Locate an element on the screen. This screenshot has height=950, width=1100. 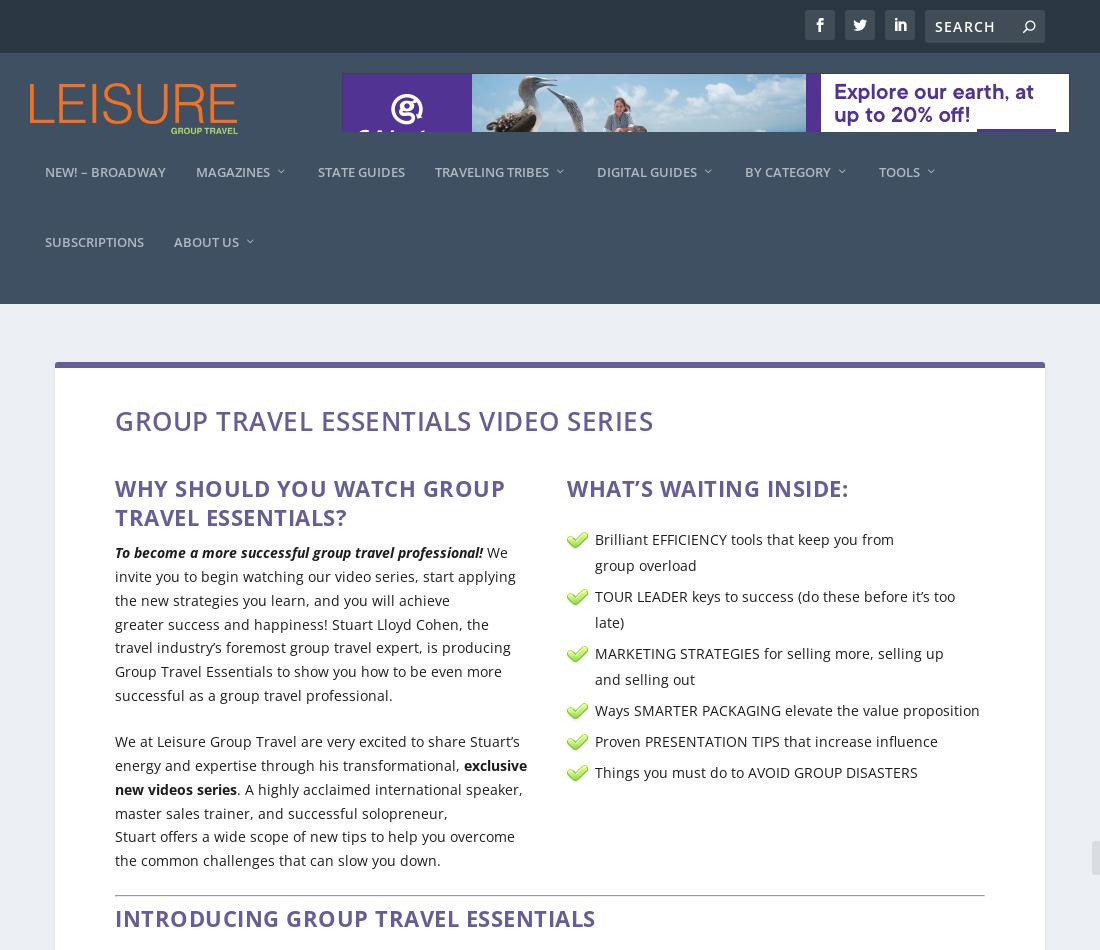
'To become a more successful group travel professional!' is located at coordinates (297, 533).